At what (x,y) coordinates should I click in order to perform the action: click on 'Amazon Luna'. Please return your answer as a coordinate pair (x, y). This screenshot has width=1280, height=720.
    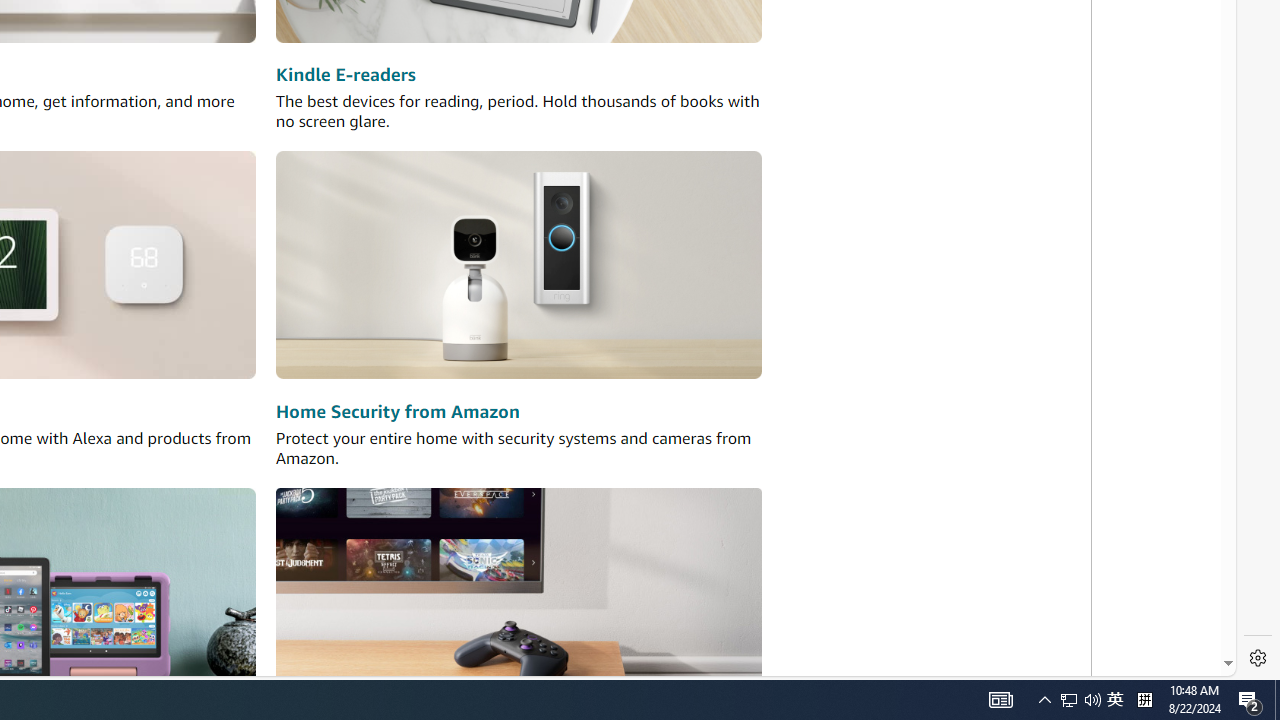
    Looking at the image, I should click on (519, 600).